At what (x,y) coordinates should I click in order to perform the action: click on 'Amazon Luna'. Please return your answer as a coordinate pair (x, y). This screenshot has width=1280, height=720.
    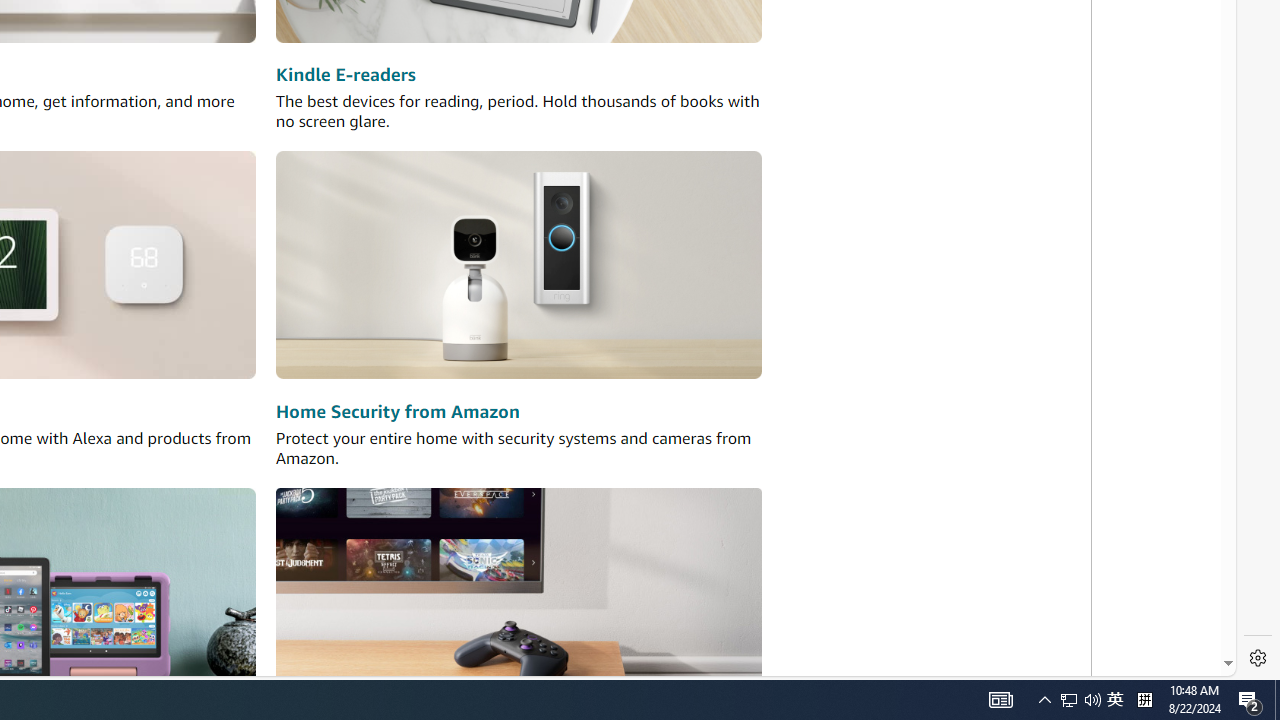
    Looking at the image, I should click on (519, 600).